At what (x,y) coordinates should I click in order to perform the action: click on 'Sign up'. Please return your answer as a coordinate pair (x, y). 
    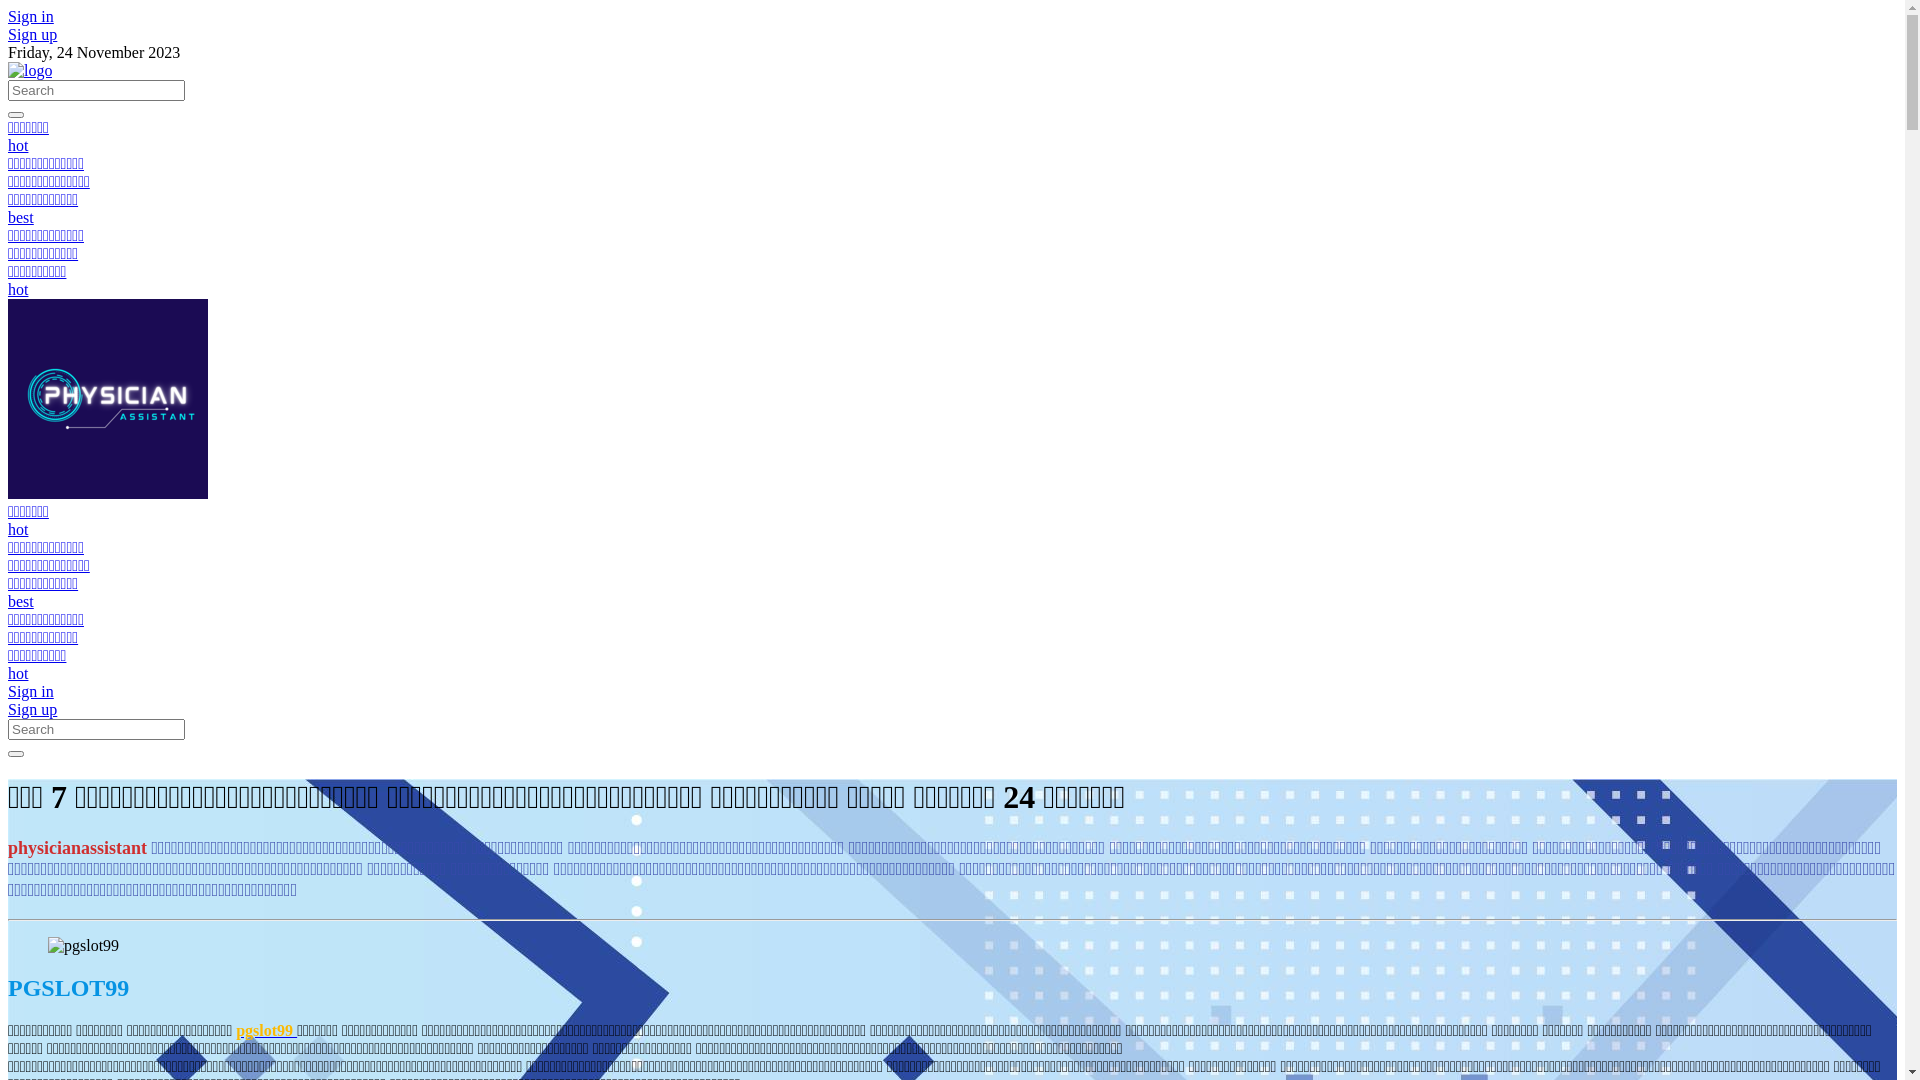
    Looking at the image, I should click on (32, 708).